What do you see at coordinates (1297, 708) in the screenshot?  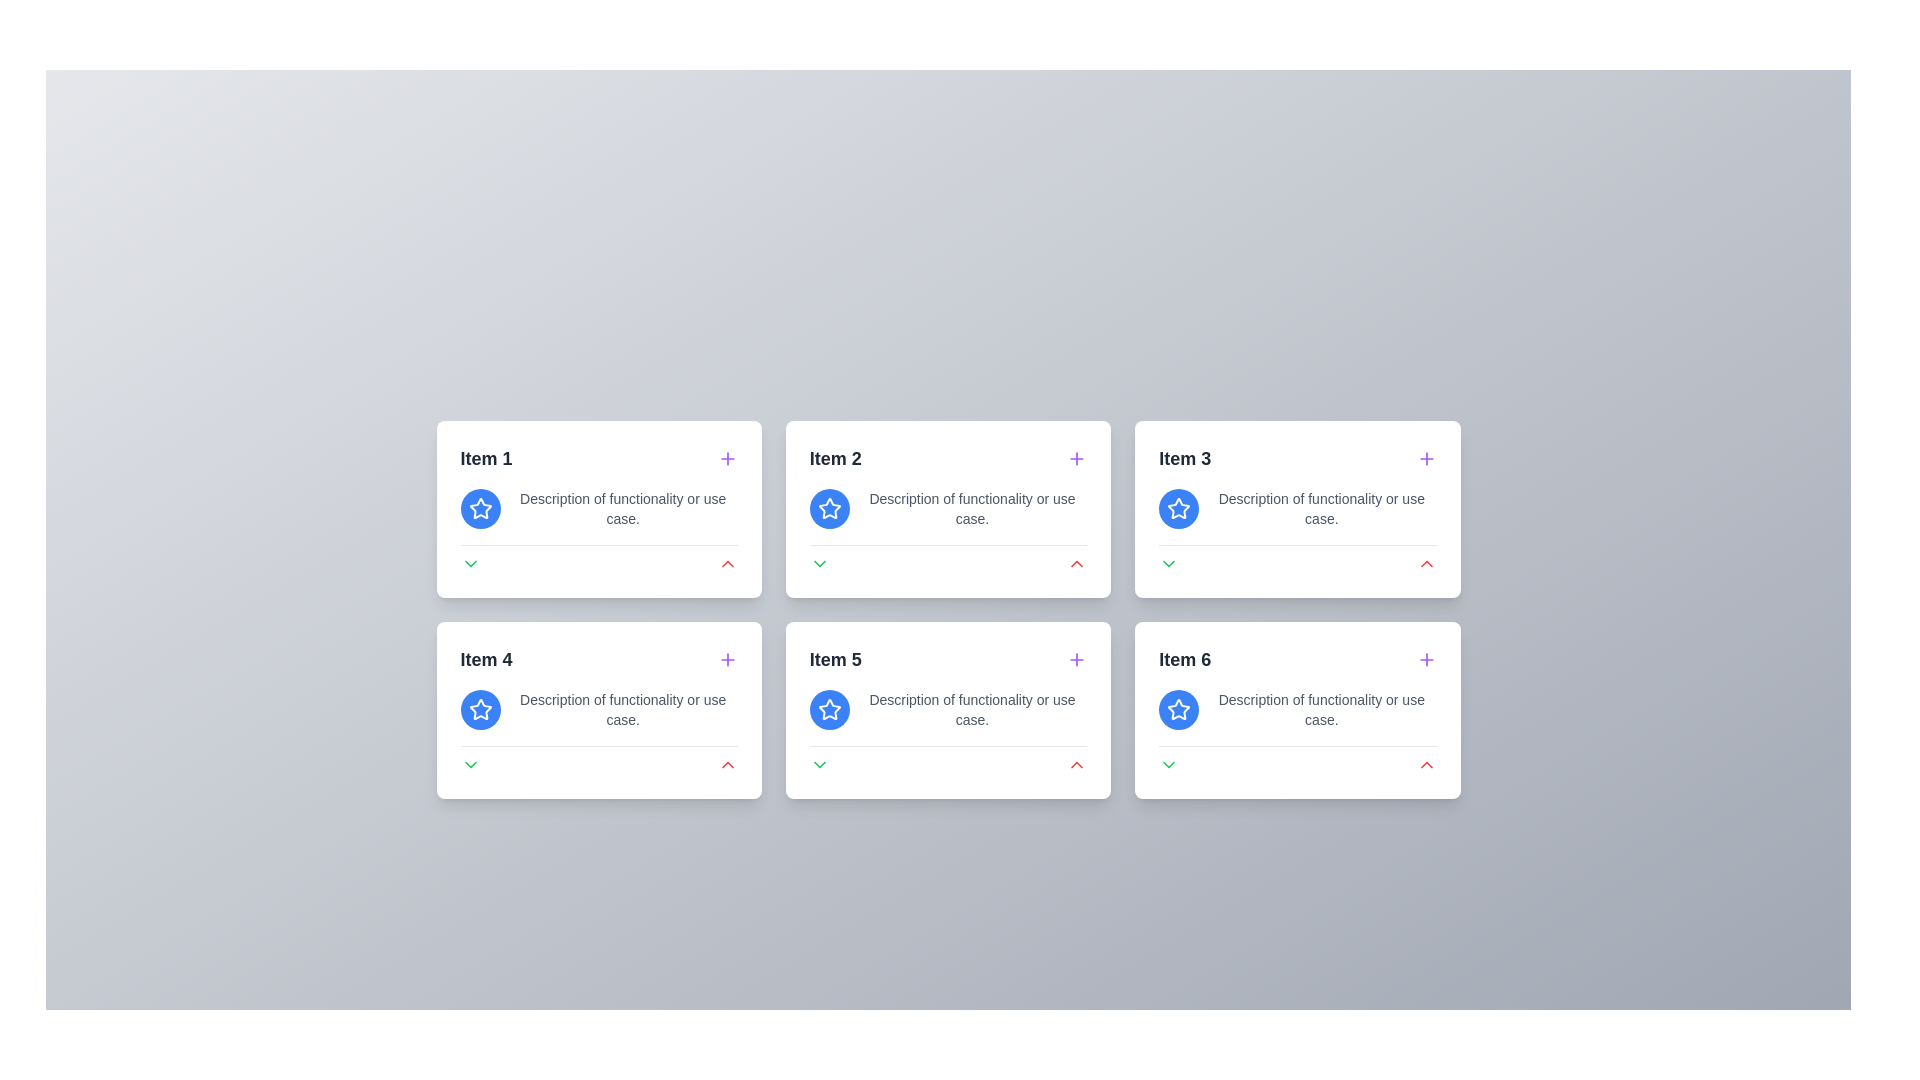 I see `the static text element that provides a description for the 'Item 6' card, located in the bottom-right card of a grid layout, positioned below the title heading and aligned to the left of the card body` at bounding box center [1297, 708].